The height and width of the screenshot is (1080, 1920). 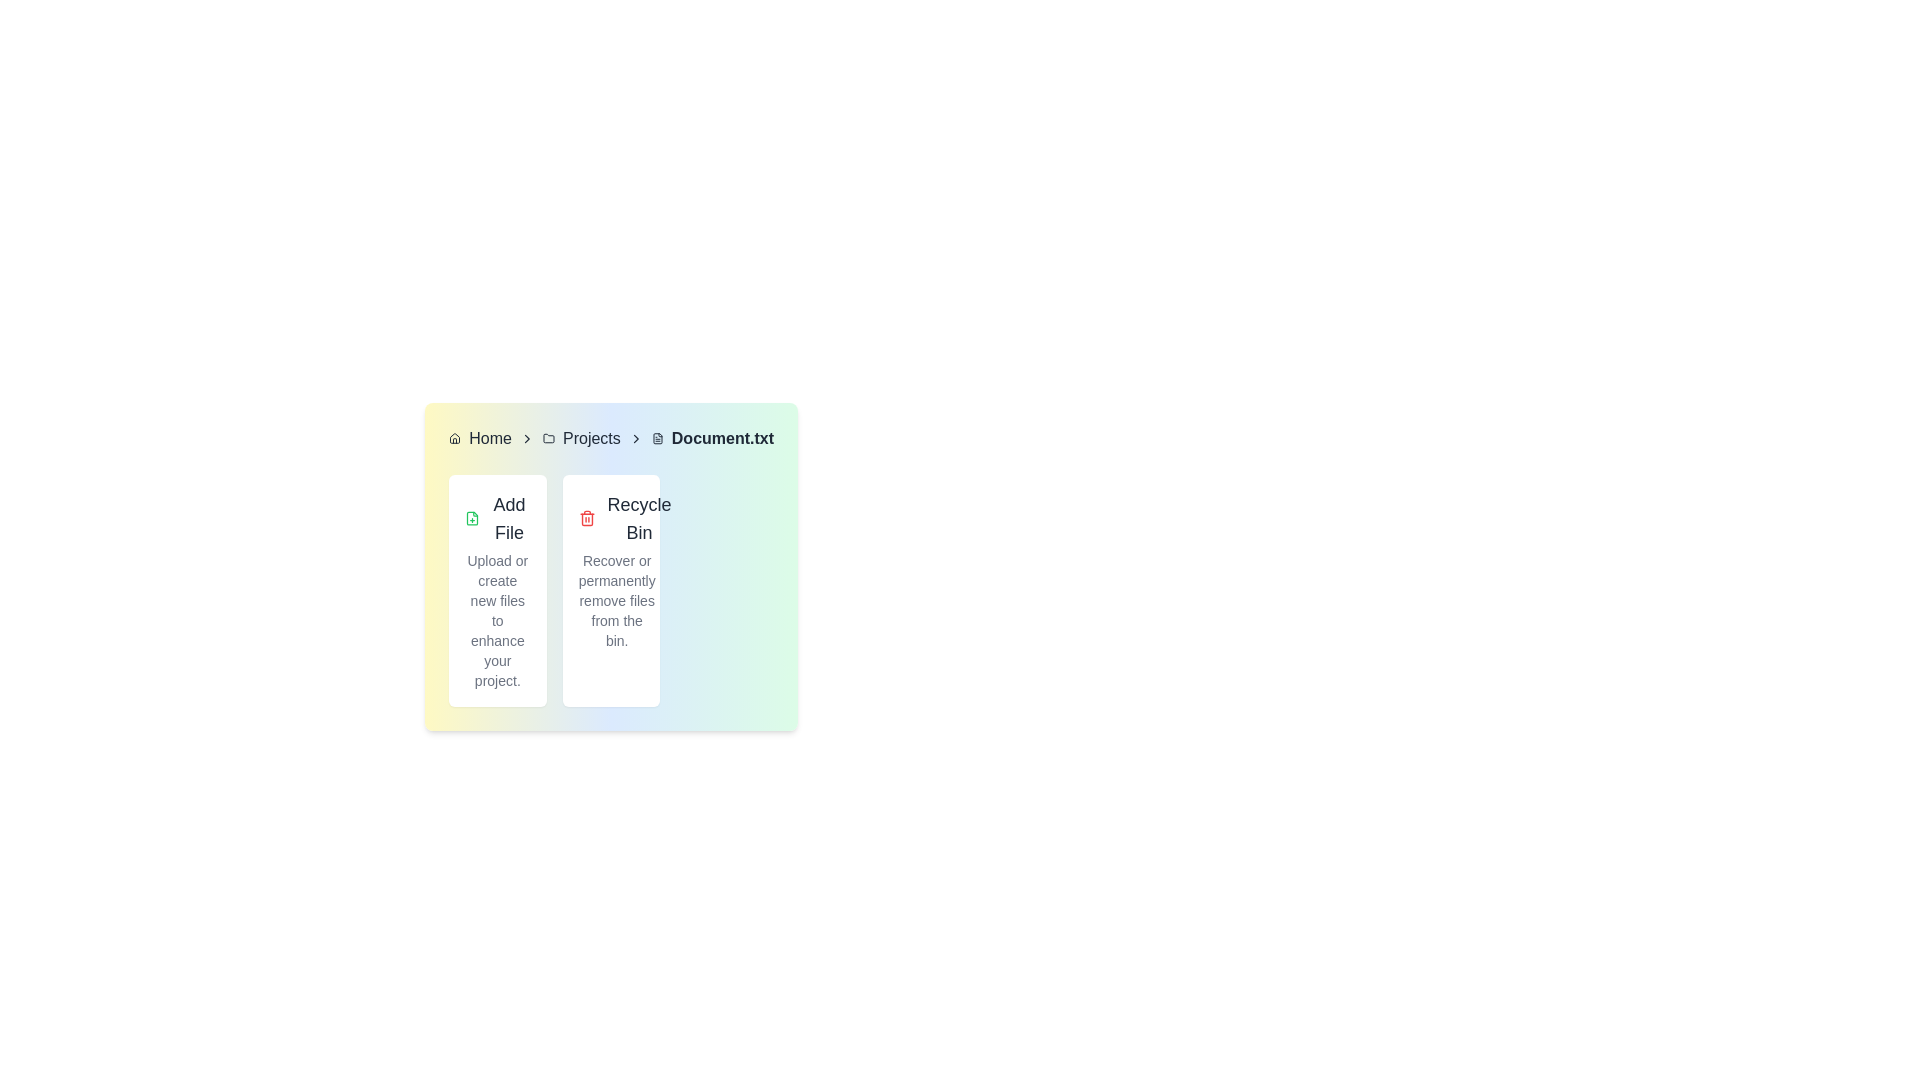 I want to click on the 'Home' link in the breadcrumb navigation, so click(x=490, y=438).